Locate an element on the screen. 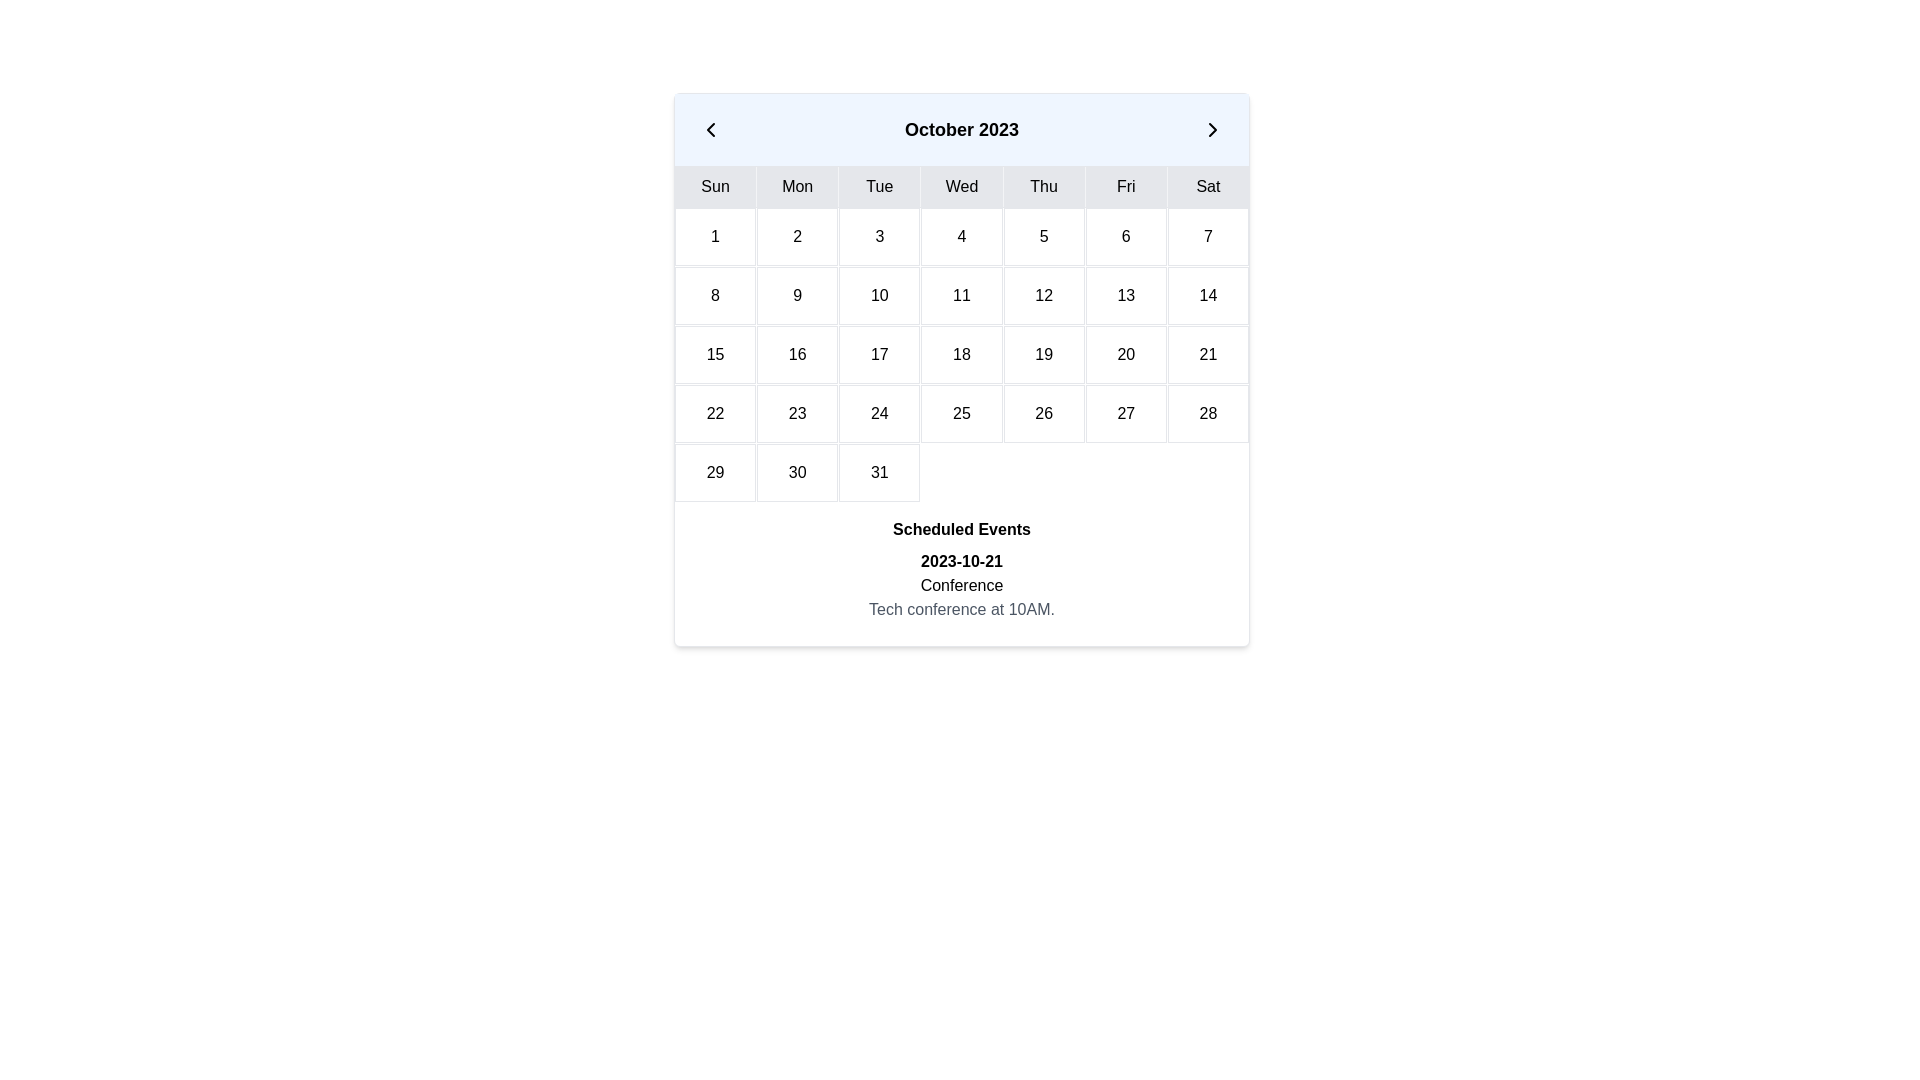 The image size is (1920, 1080). the right-facing chevron icon located in the top-right corner of the interface is located at coordinates (1212, 130).